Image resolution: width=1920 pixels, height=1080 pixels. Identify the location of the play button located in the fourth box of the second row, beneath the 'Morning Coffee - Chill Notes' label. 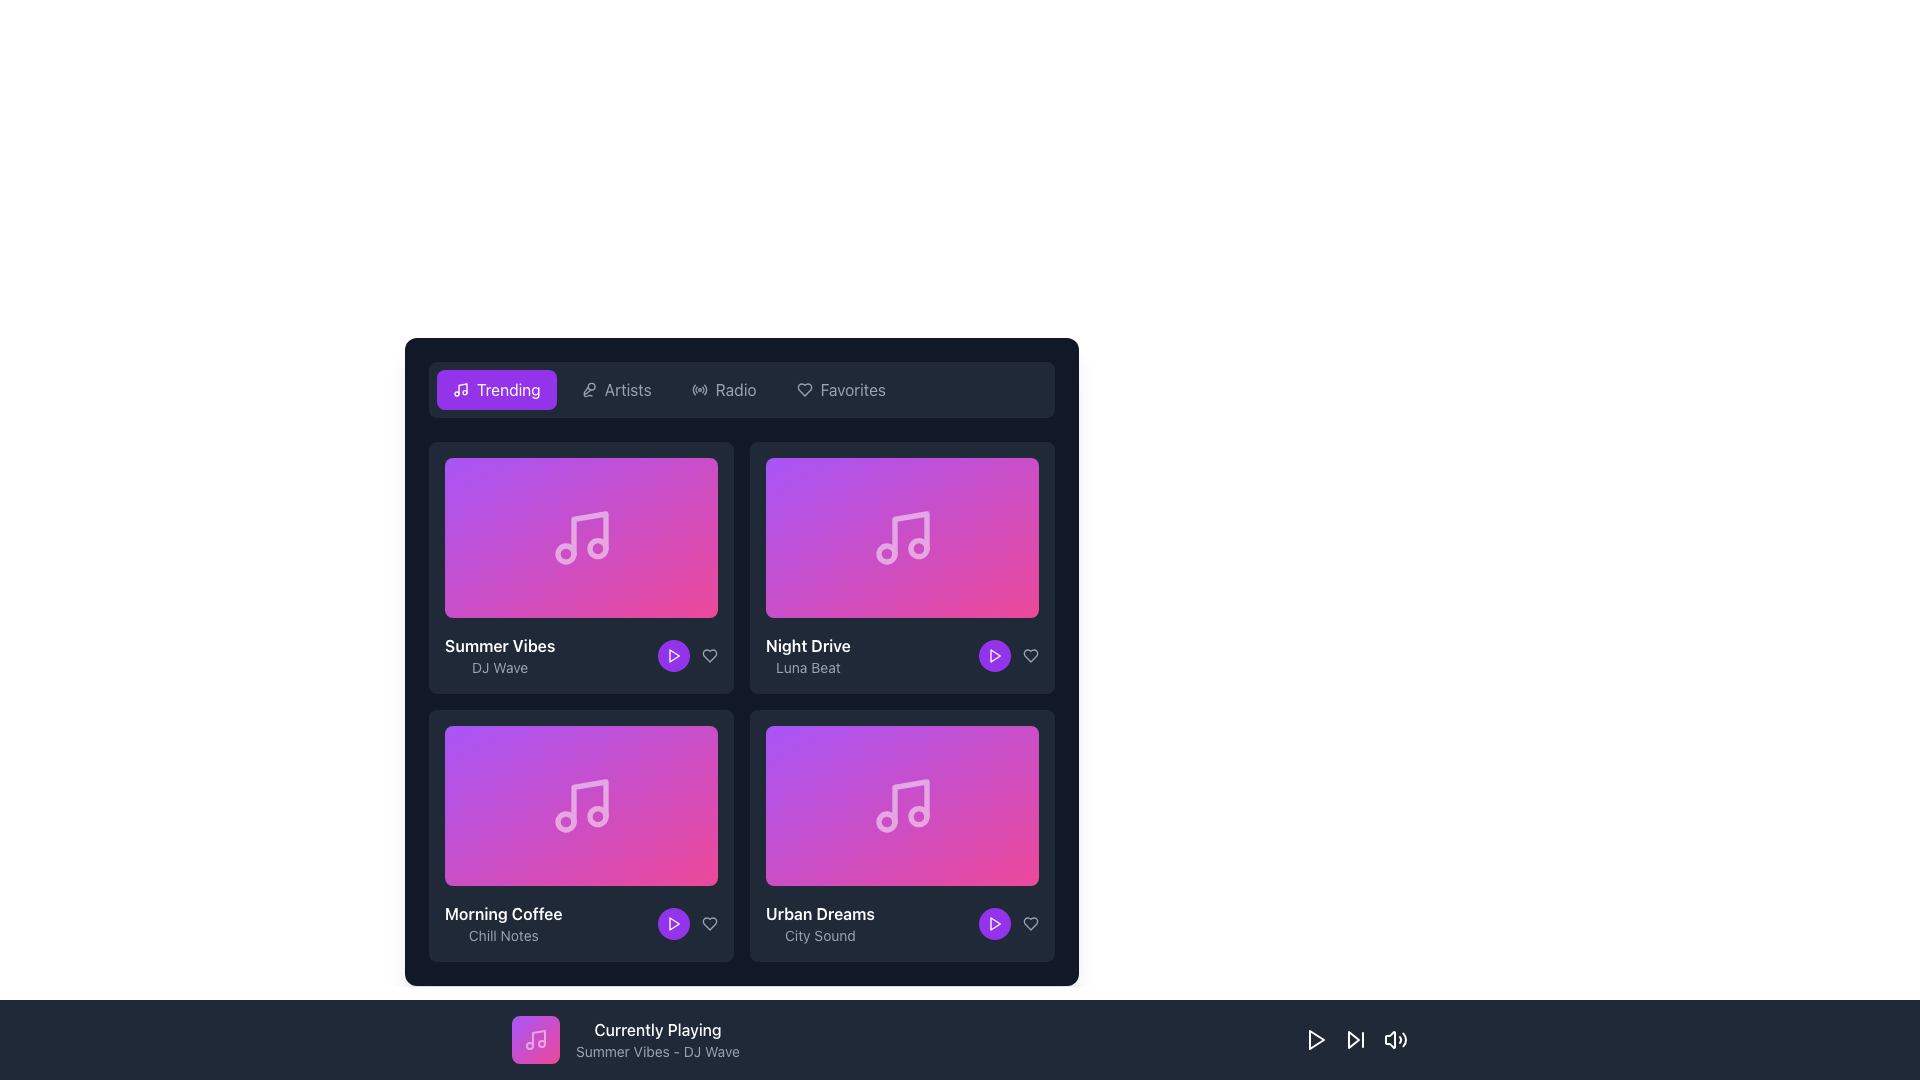
(673, 924).